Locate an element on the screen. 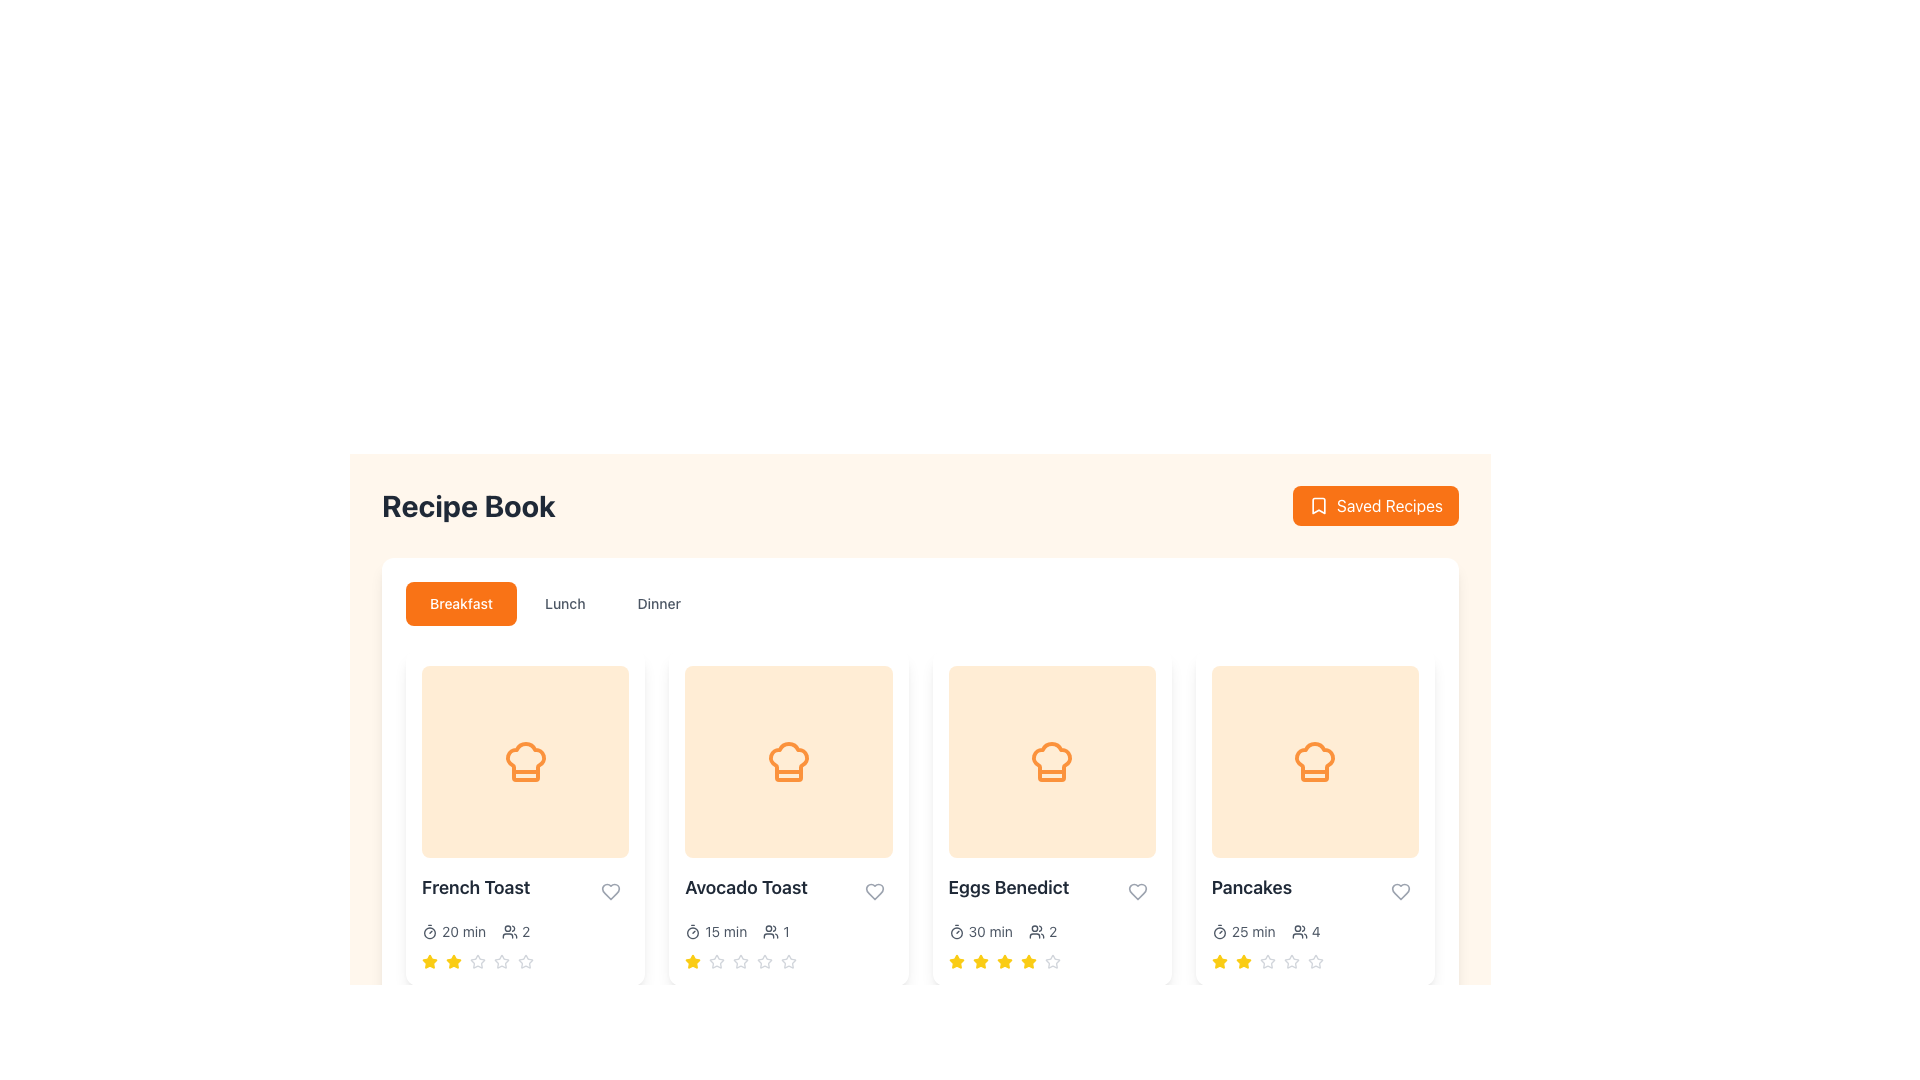  the label that indicates the preparation time for the recipe, located below the 'Avocado Toast' section and next to a clock icon is located at coordinates (725, 932).